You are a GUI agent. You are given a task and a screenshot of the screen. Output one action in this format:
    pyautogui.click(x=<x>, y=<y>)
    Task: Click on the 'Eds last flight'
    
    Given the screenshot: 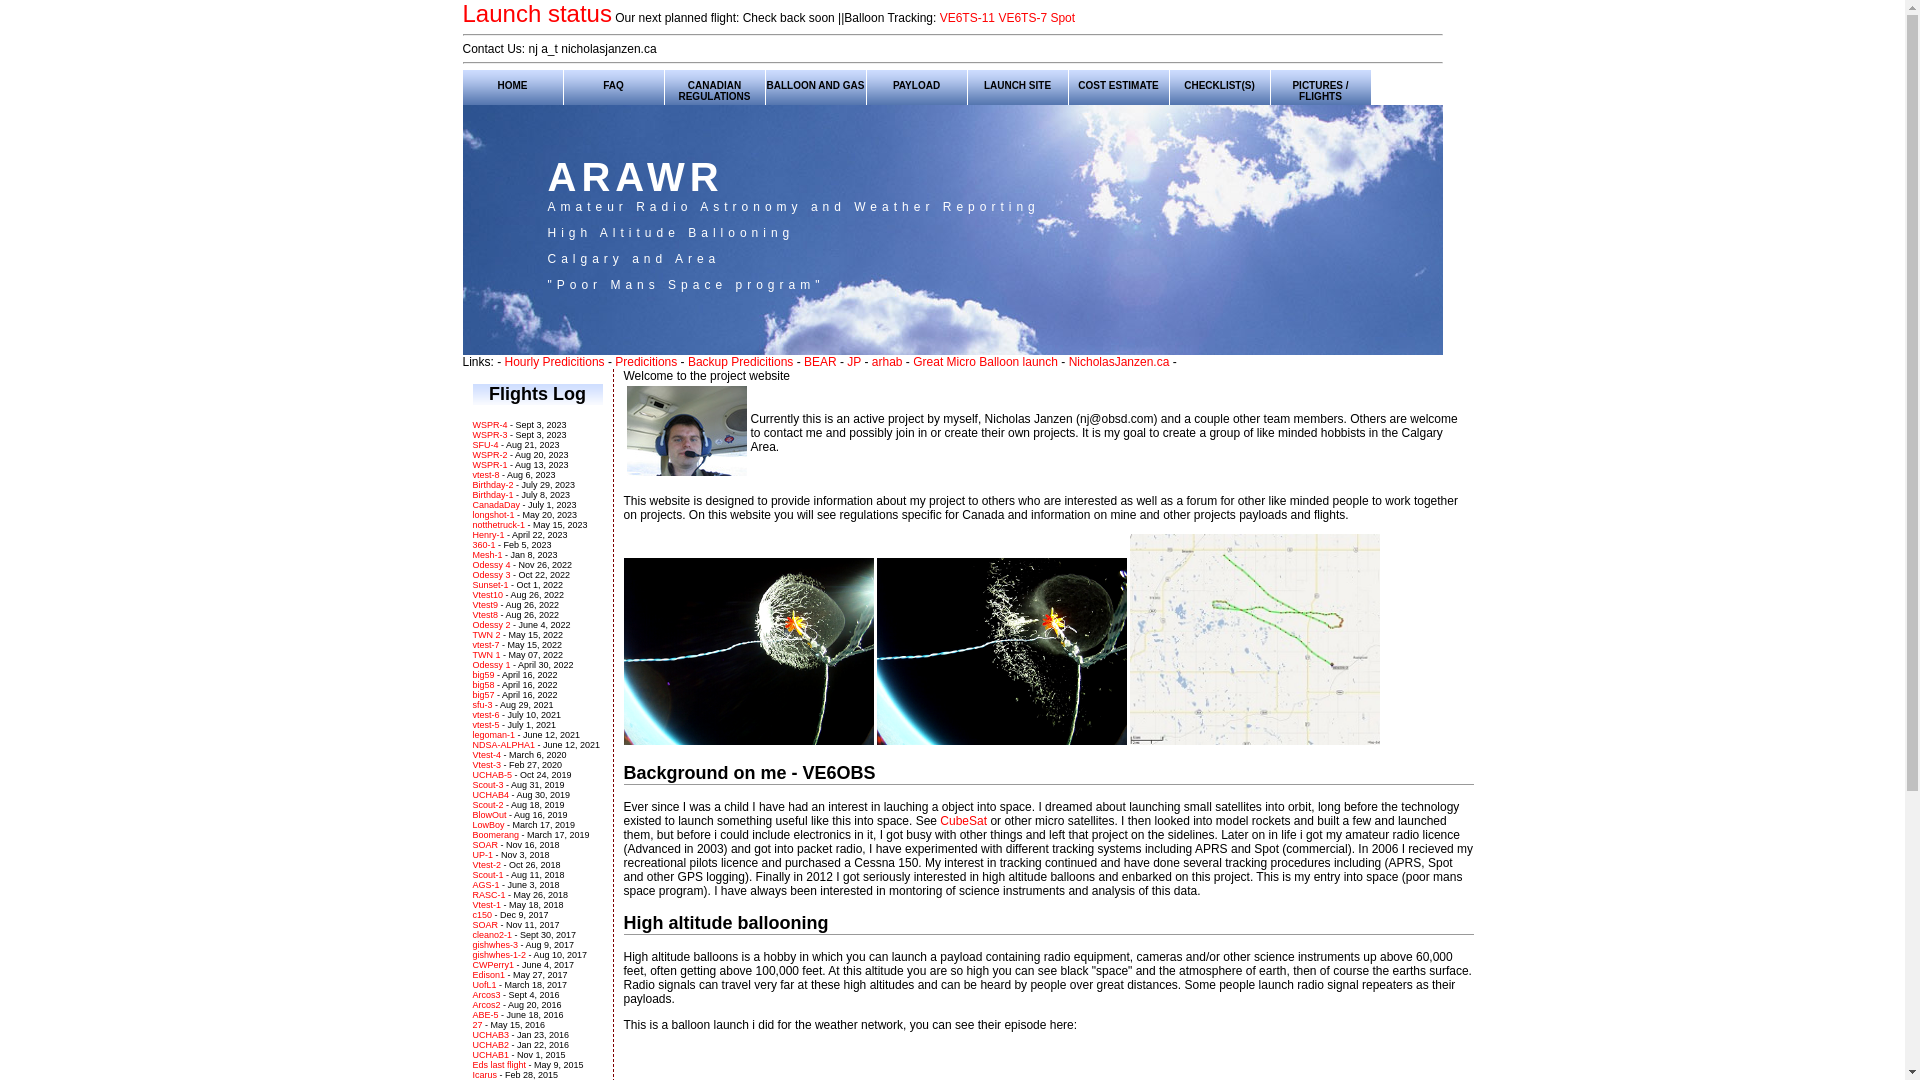 What is the action you would take?
    pyautogui.click(x=470, y=1063)
    